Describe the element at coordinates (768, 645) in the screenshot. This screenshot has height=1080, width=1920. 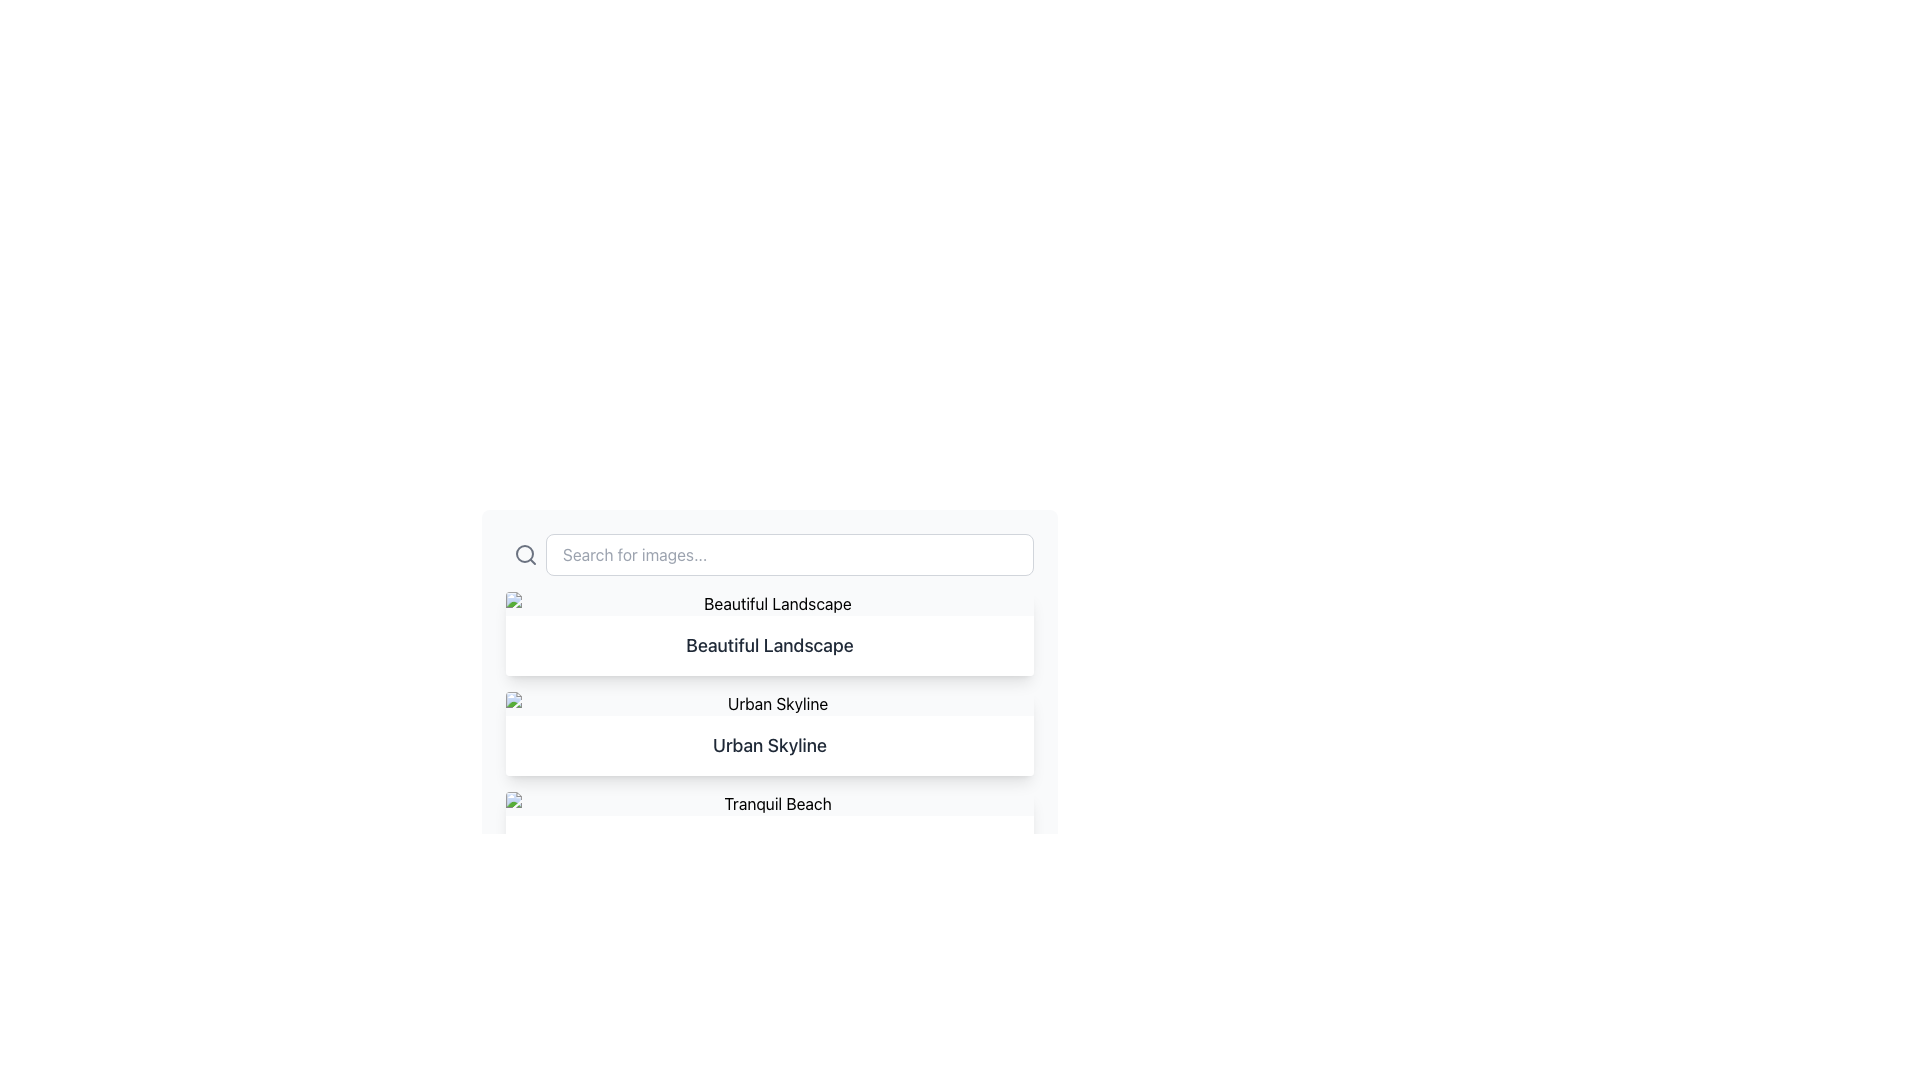
I see `the text element displaying the title 'Beautiful Landscape'` at that location.